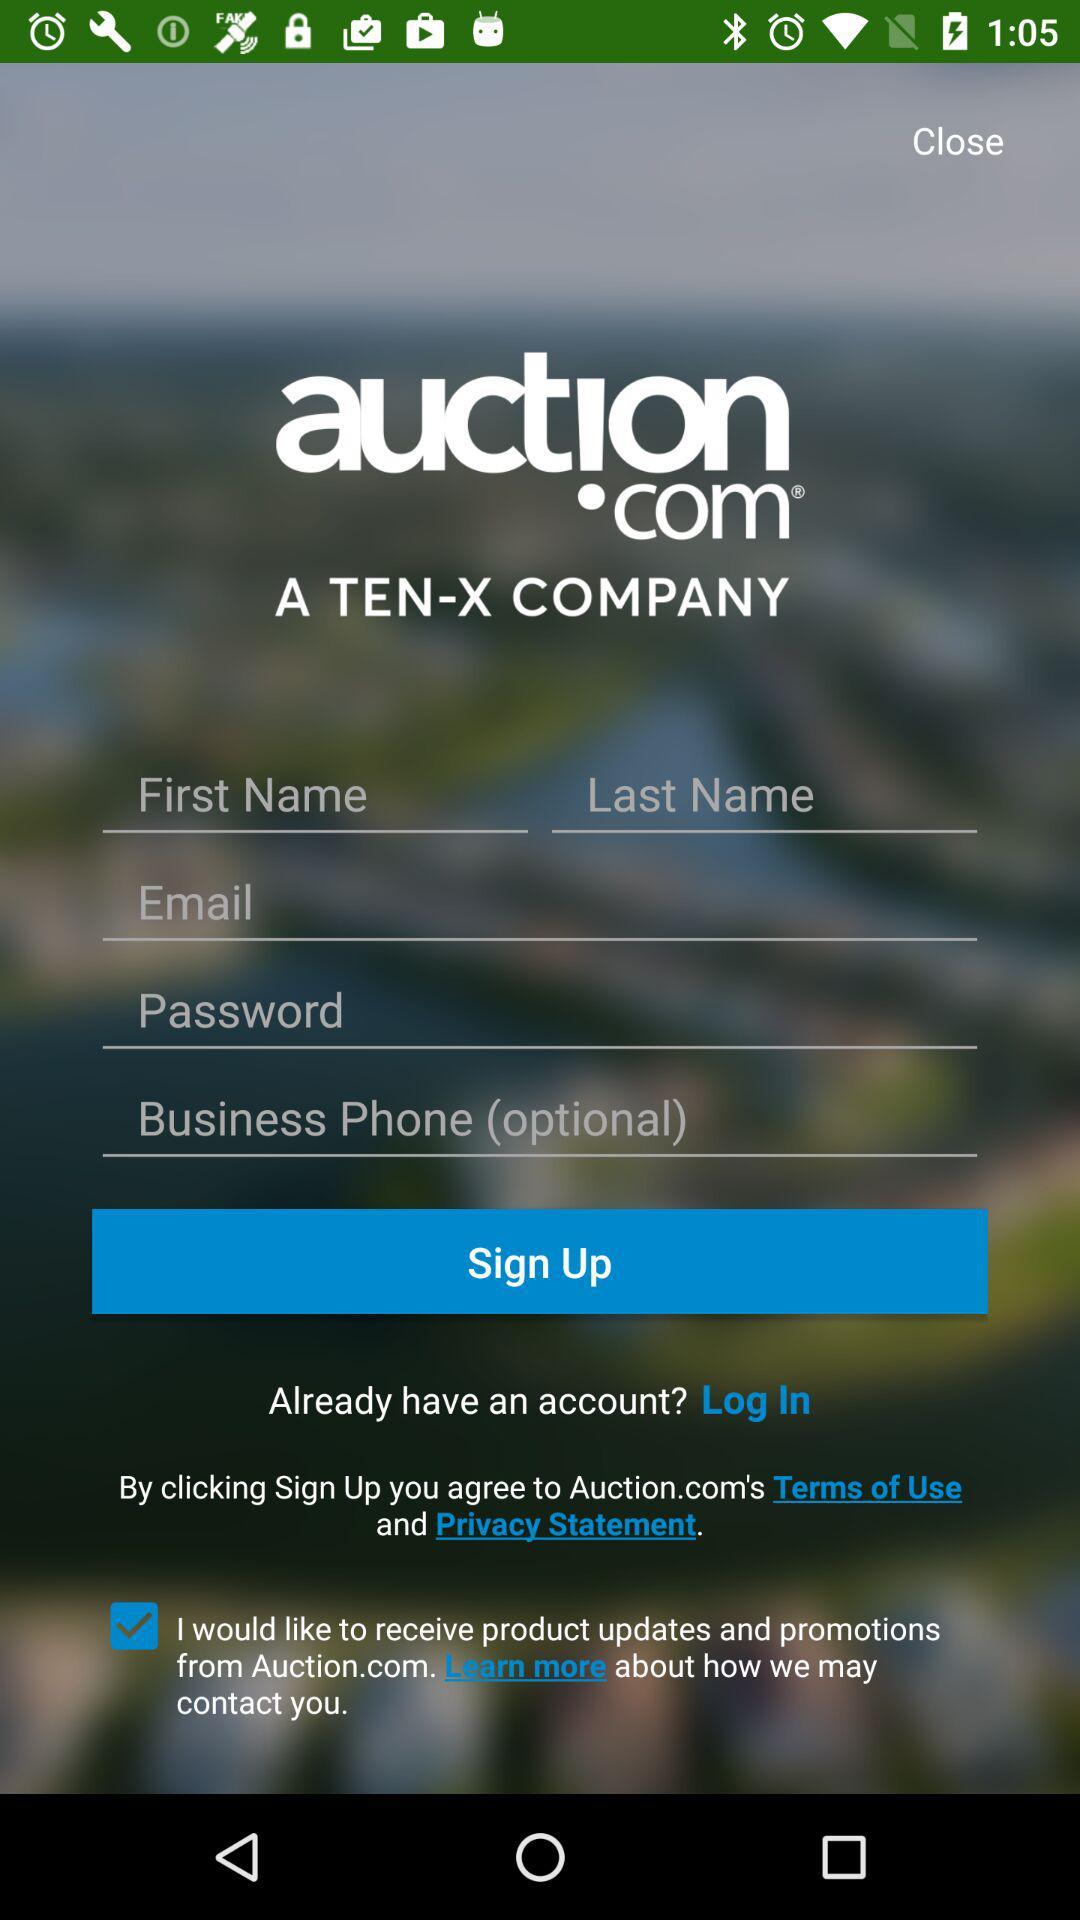 Image resolution: width=1080 pixels, height=1920 pixels. Describe the element at coordinates (315, 801) in the screenshot. I see `first name colomn` at that location.